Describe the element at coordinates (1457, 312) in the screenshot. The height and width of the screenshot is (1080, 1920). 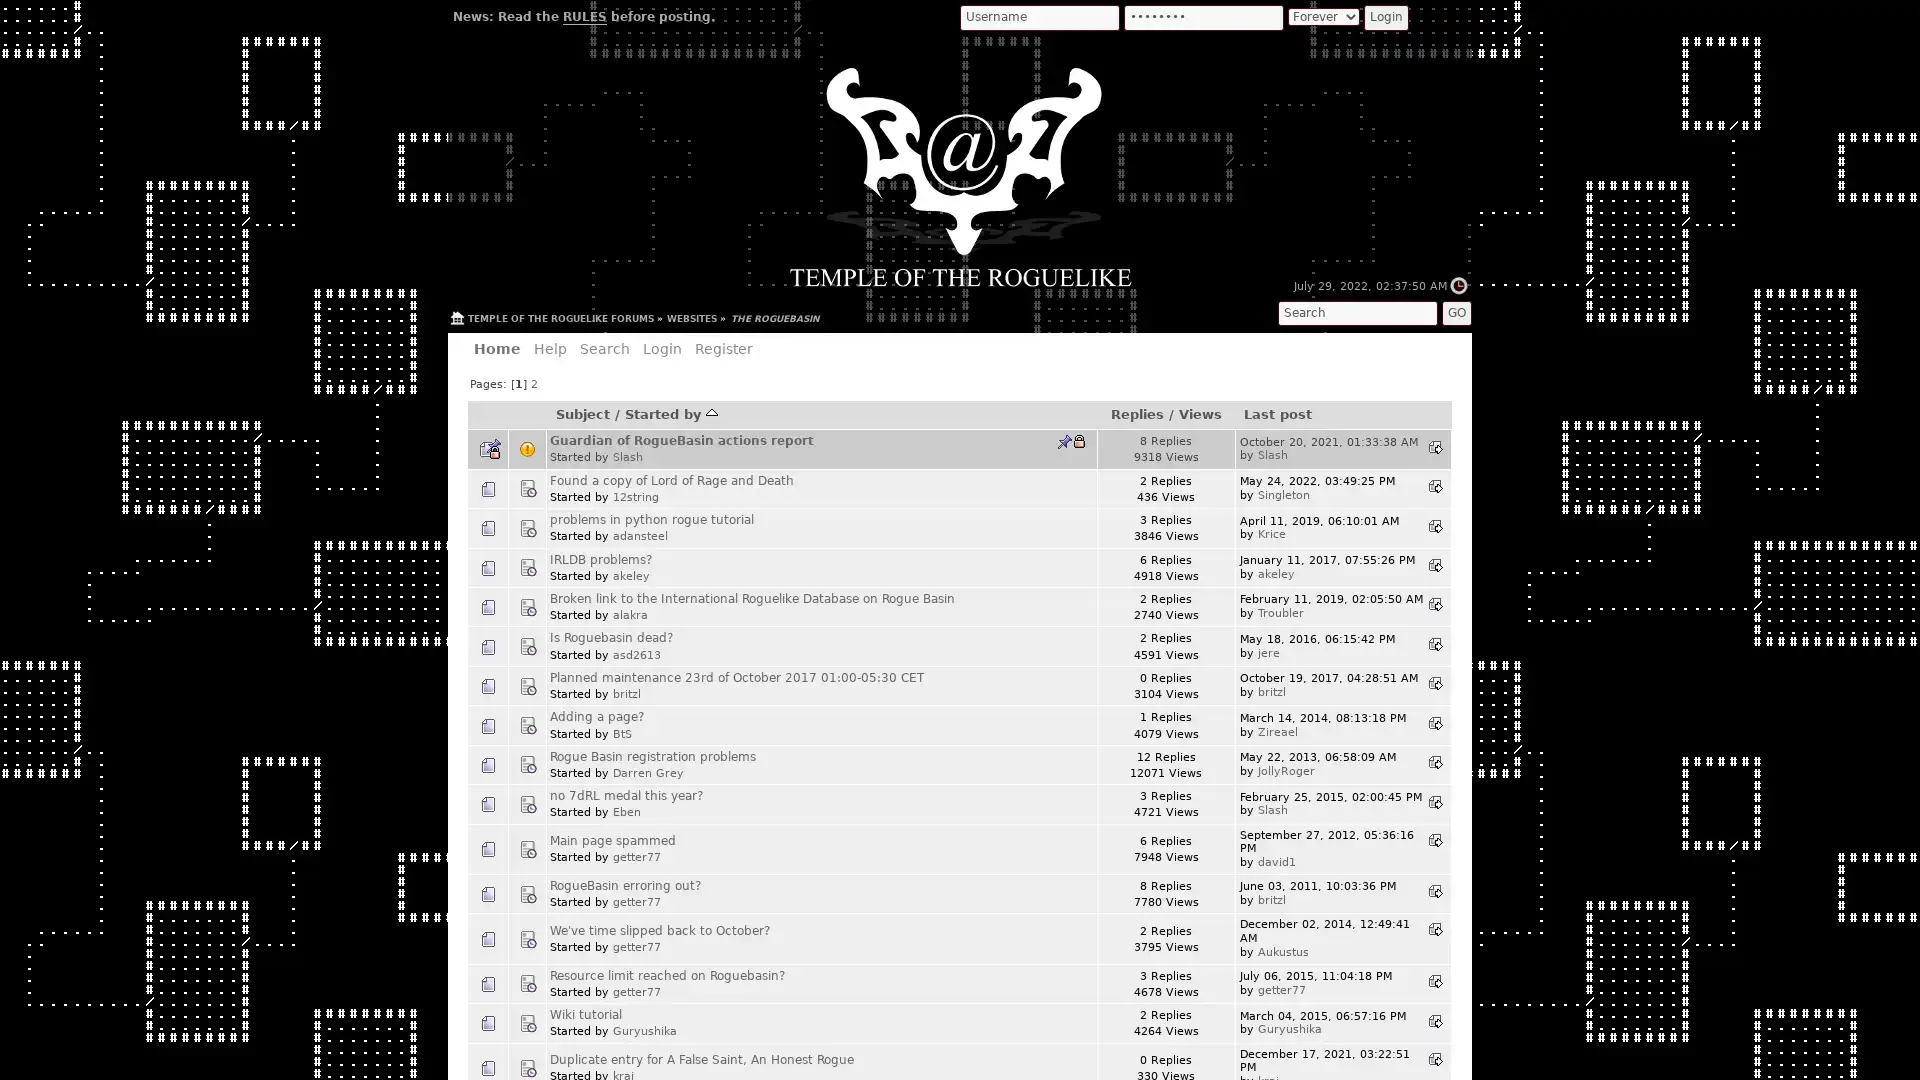
I see `GO` at that location.